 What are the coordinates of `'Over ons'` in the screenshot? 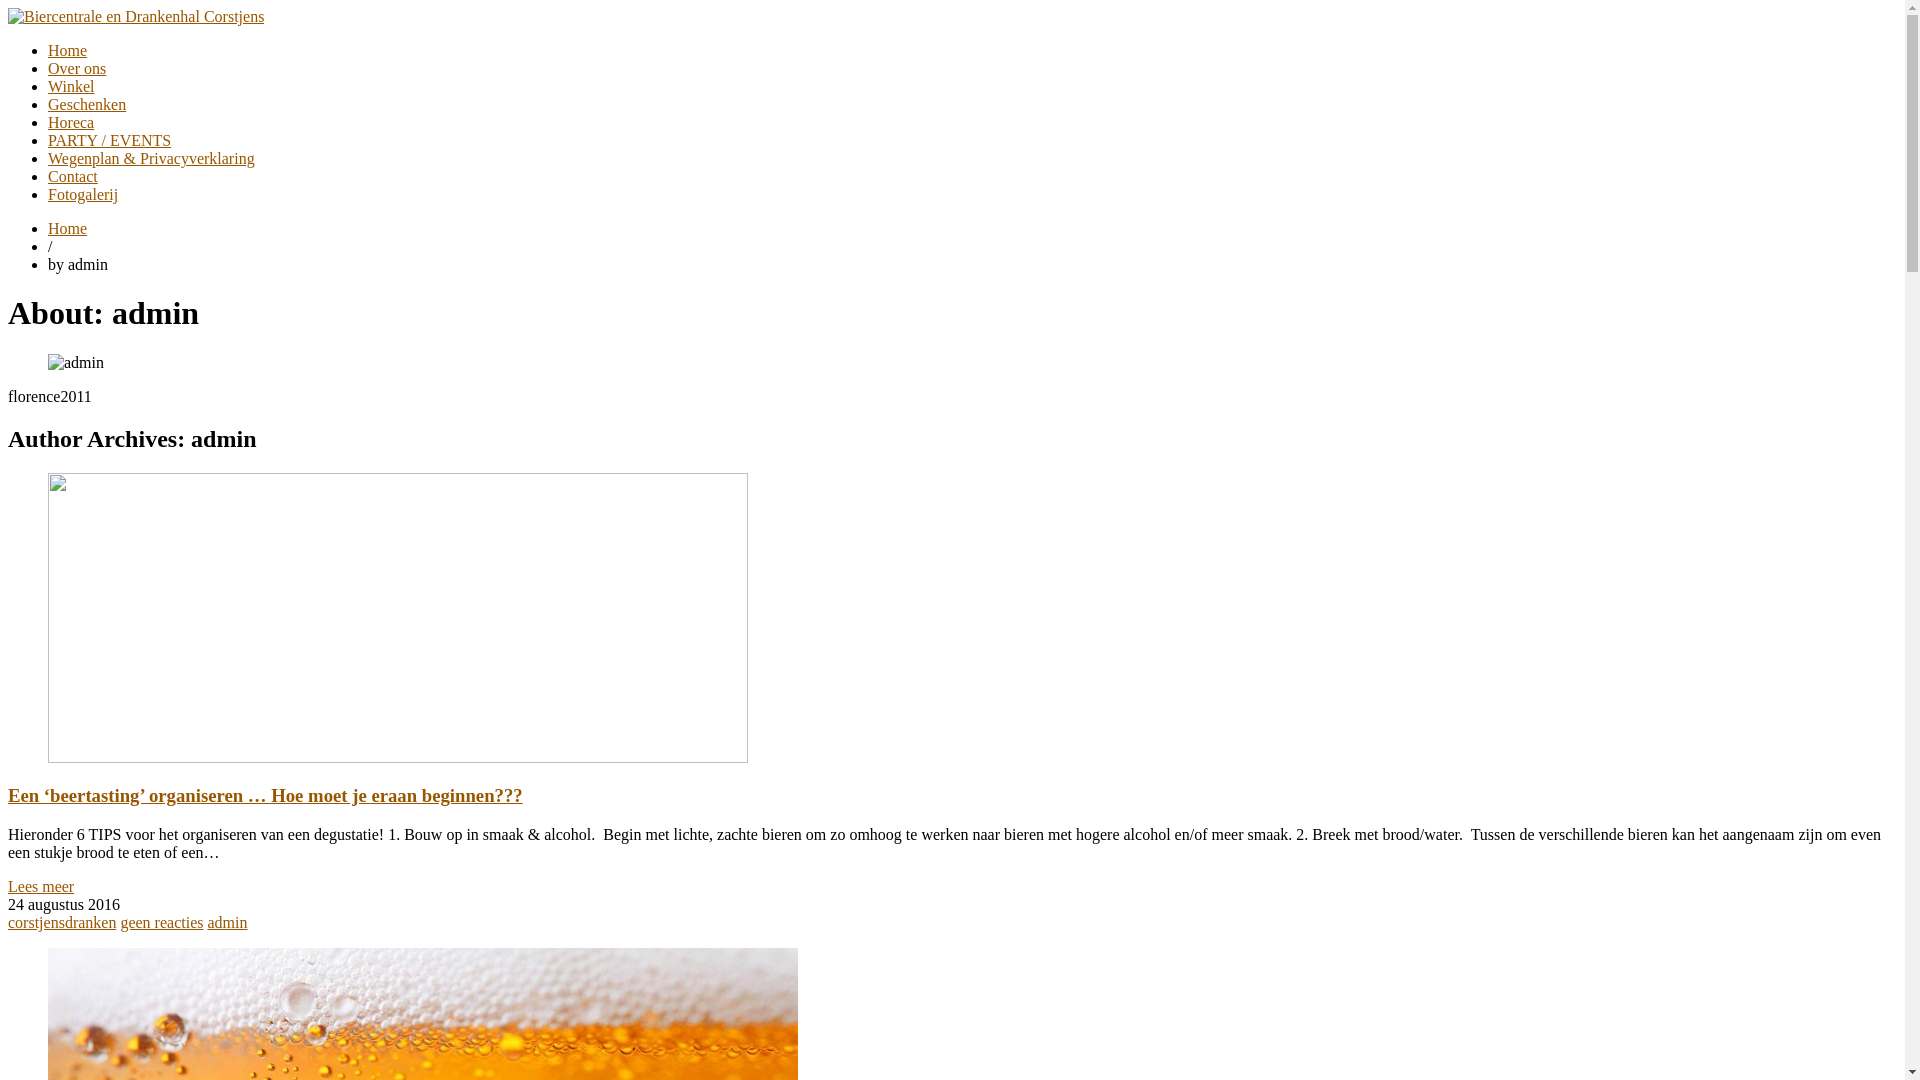 It's located at (76, 67).